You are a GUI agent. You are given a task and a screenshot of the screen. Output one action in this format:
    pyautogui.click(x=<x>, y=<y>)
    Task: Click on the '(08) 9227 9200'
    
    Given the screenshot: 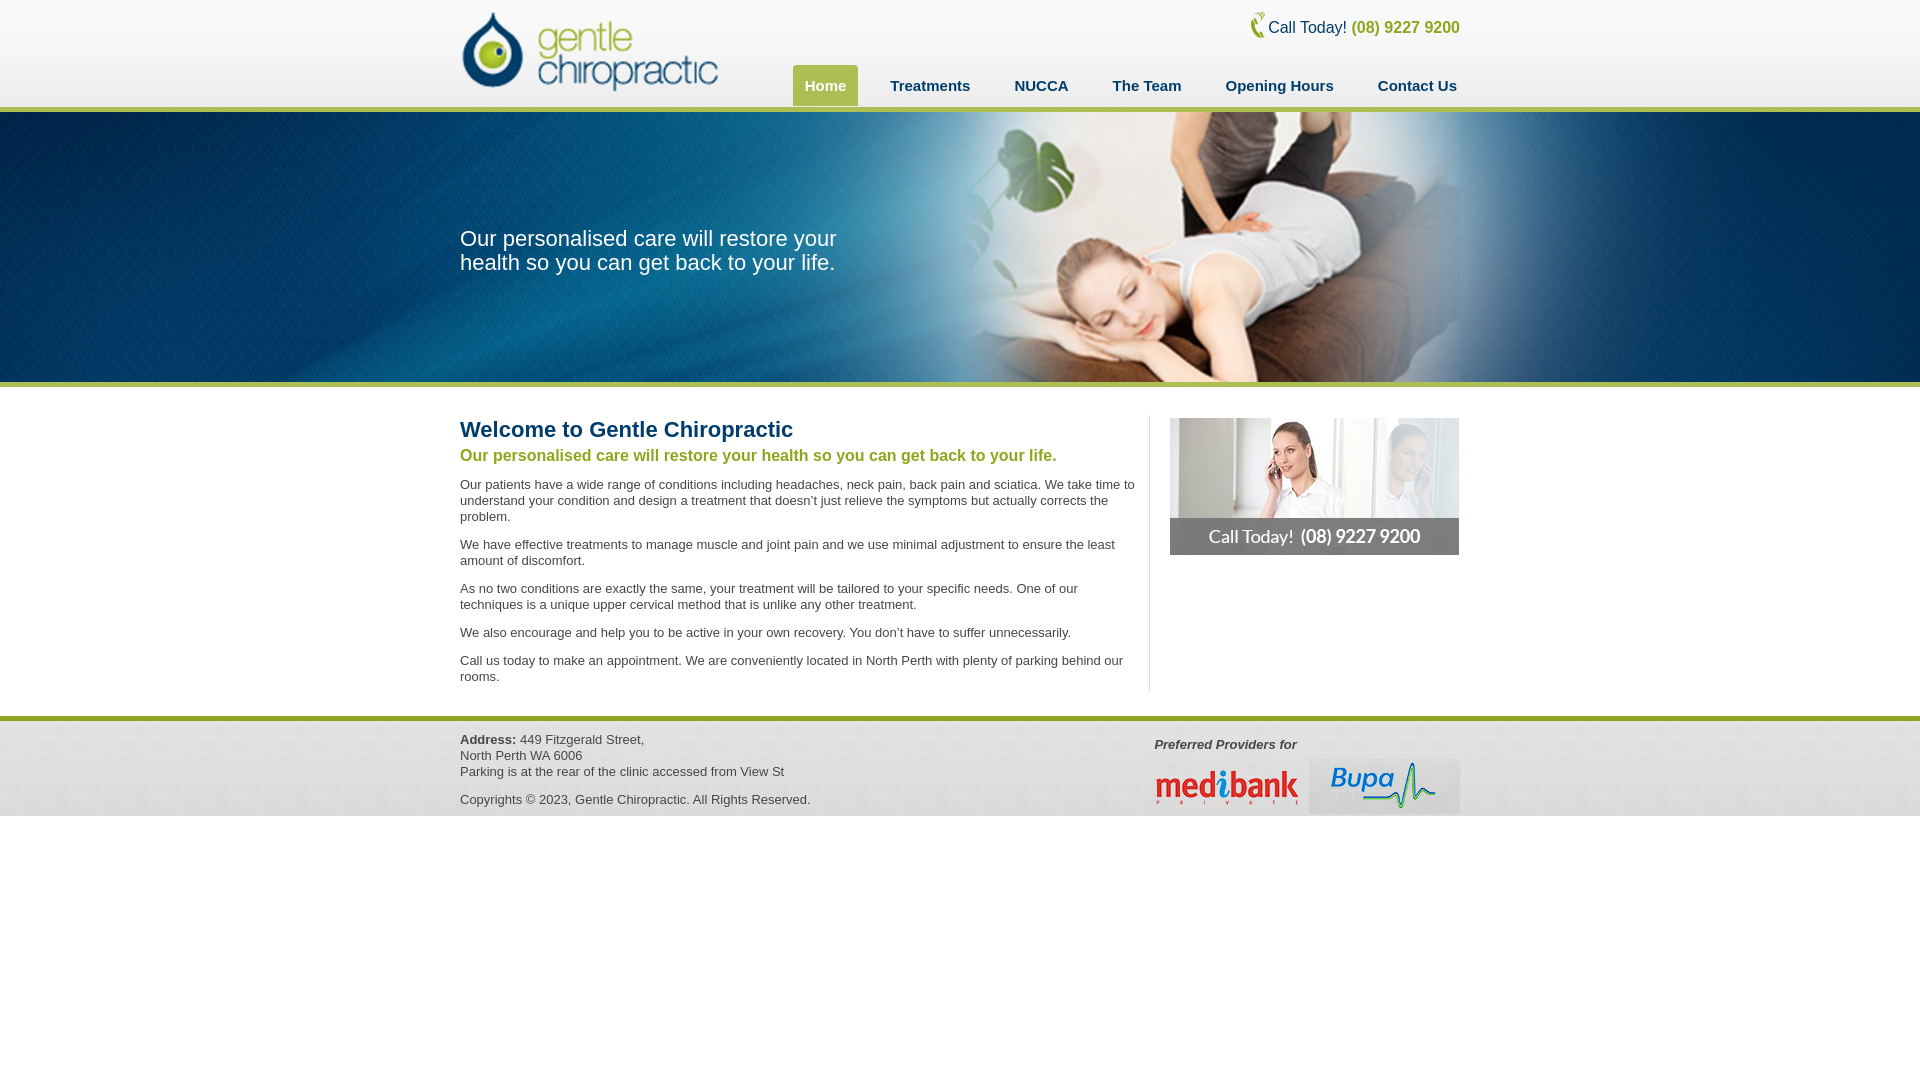 What is the action you would take?
    pyautogui.click(x=1350, y=27)
    